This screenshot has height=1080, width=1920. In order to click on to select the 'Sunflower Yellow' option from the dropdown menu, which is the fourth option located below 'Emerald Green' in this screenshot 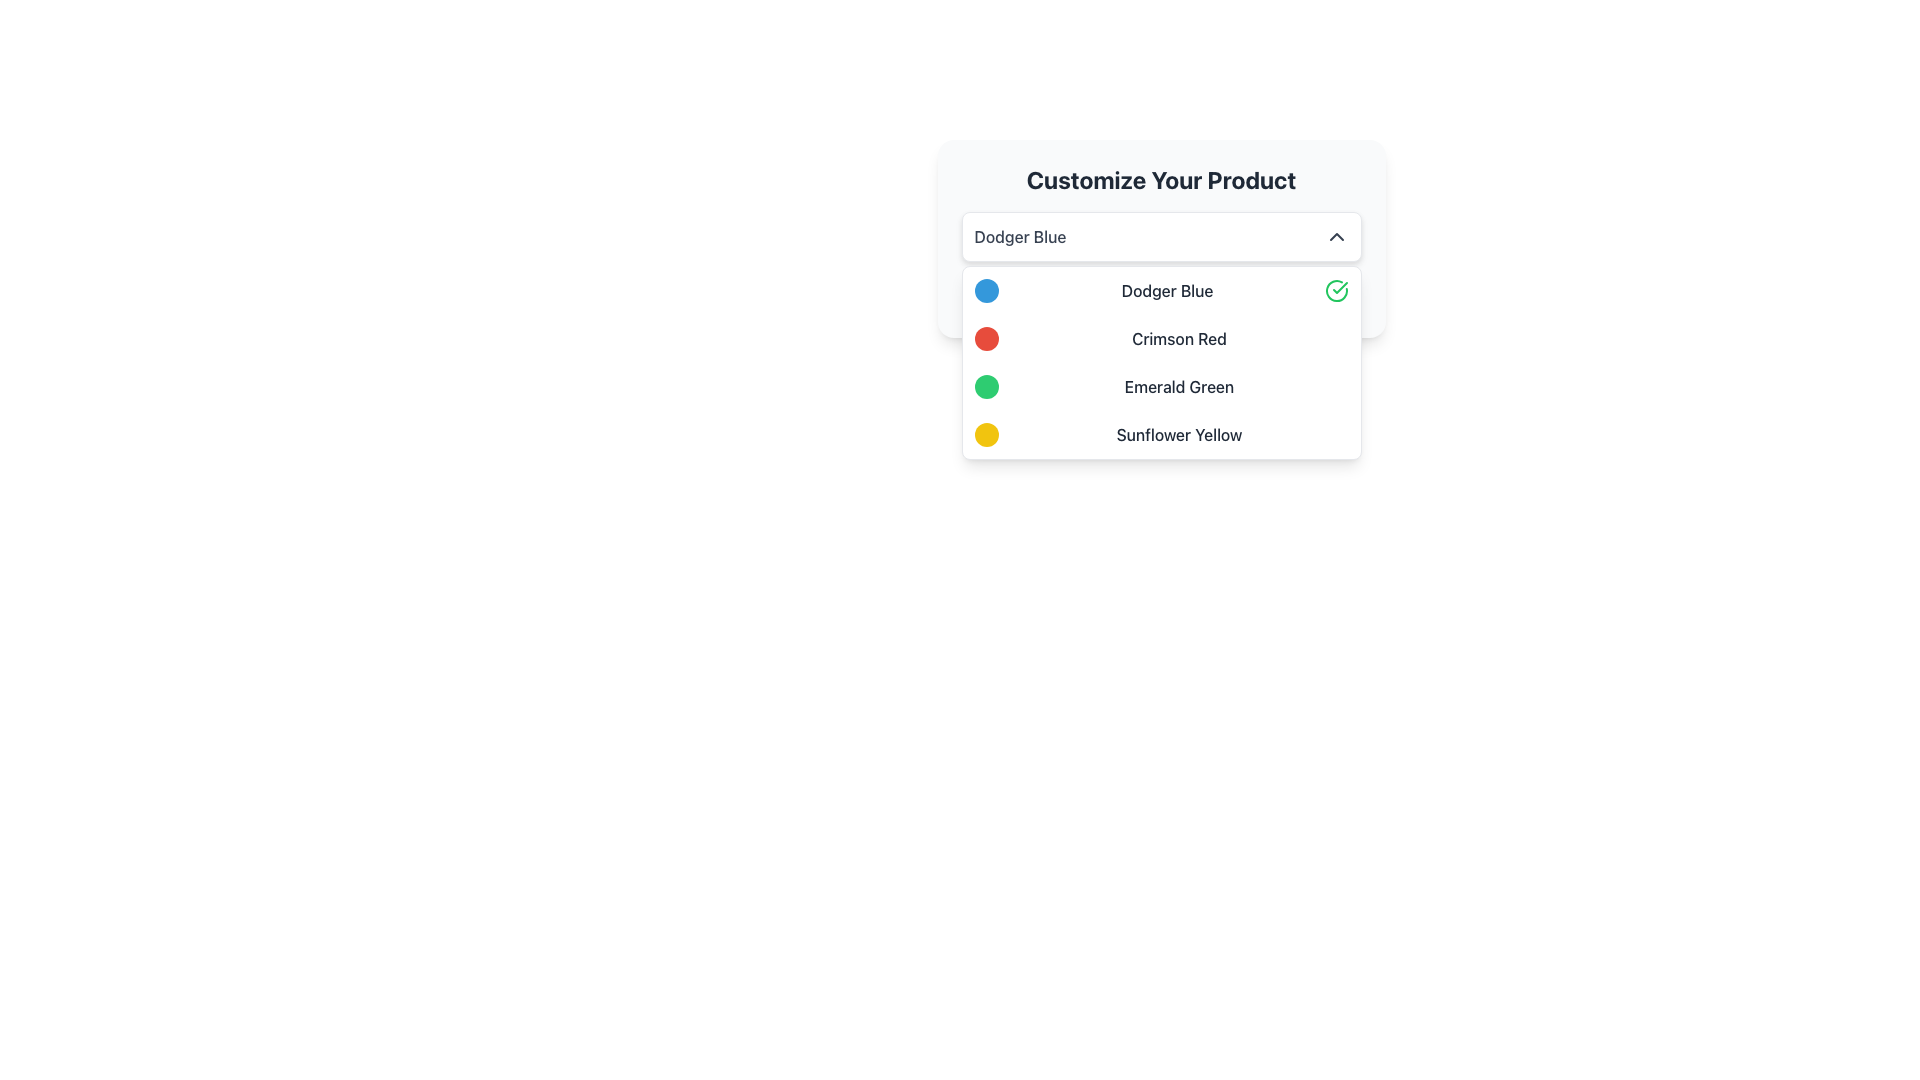, I will do `click(1161, 434)`.